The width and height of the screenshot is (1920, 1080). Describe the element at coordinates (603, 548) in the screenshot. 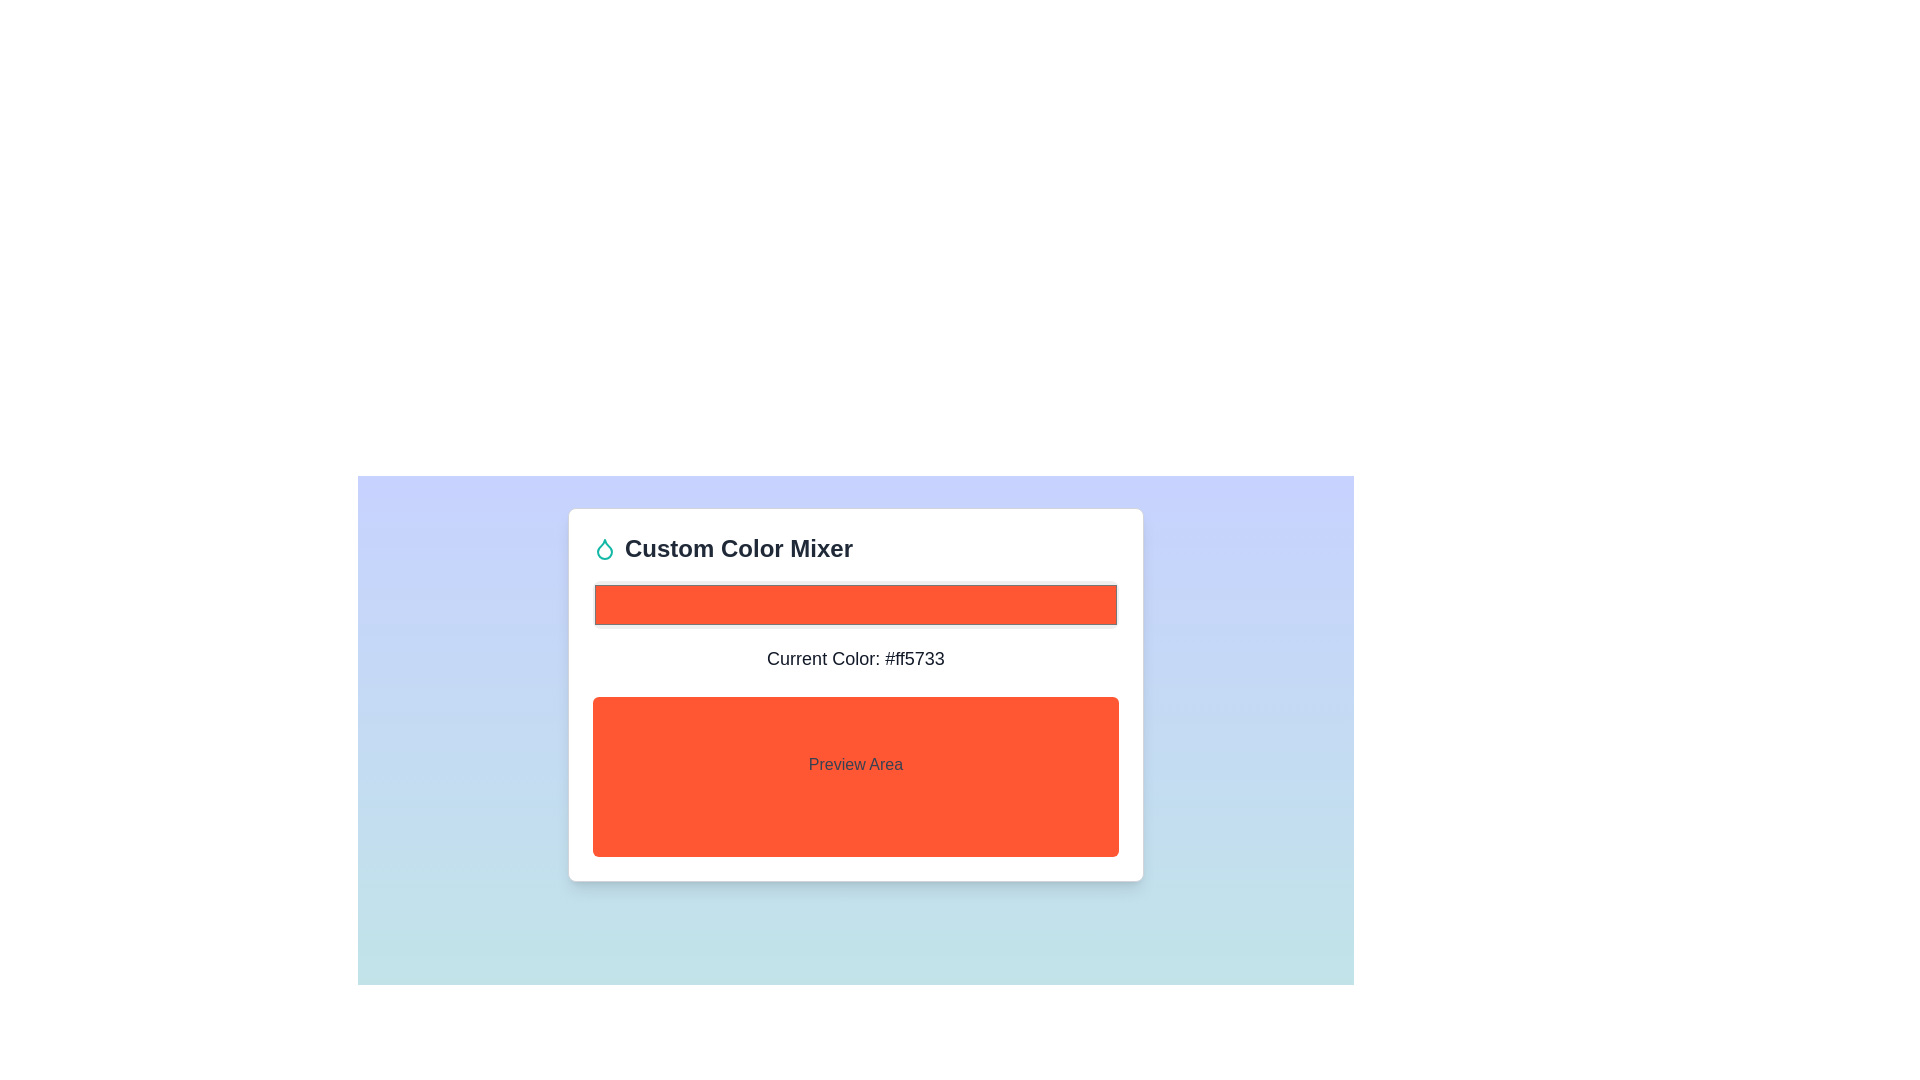

I see `the teal droplet icon that resembles a water droplet, positioned to the left of the 'Custom Color Mixer' text in the header section` at that location.